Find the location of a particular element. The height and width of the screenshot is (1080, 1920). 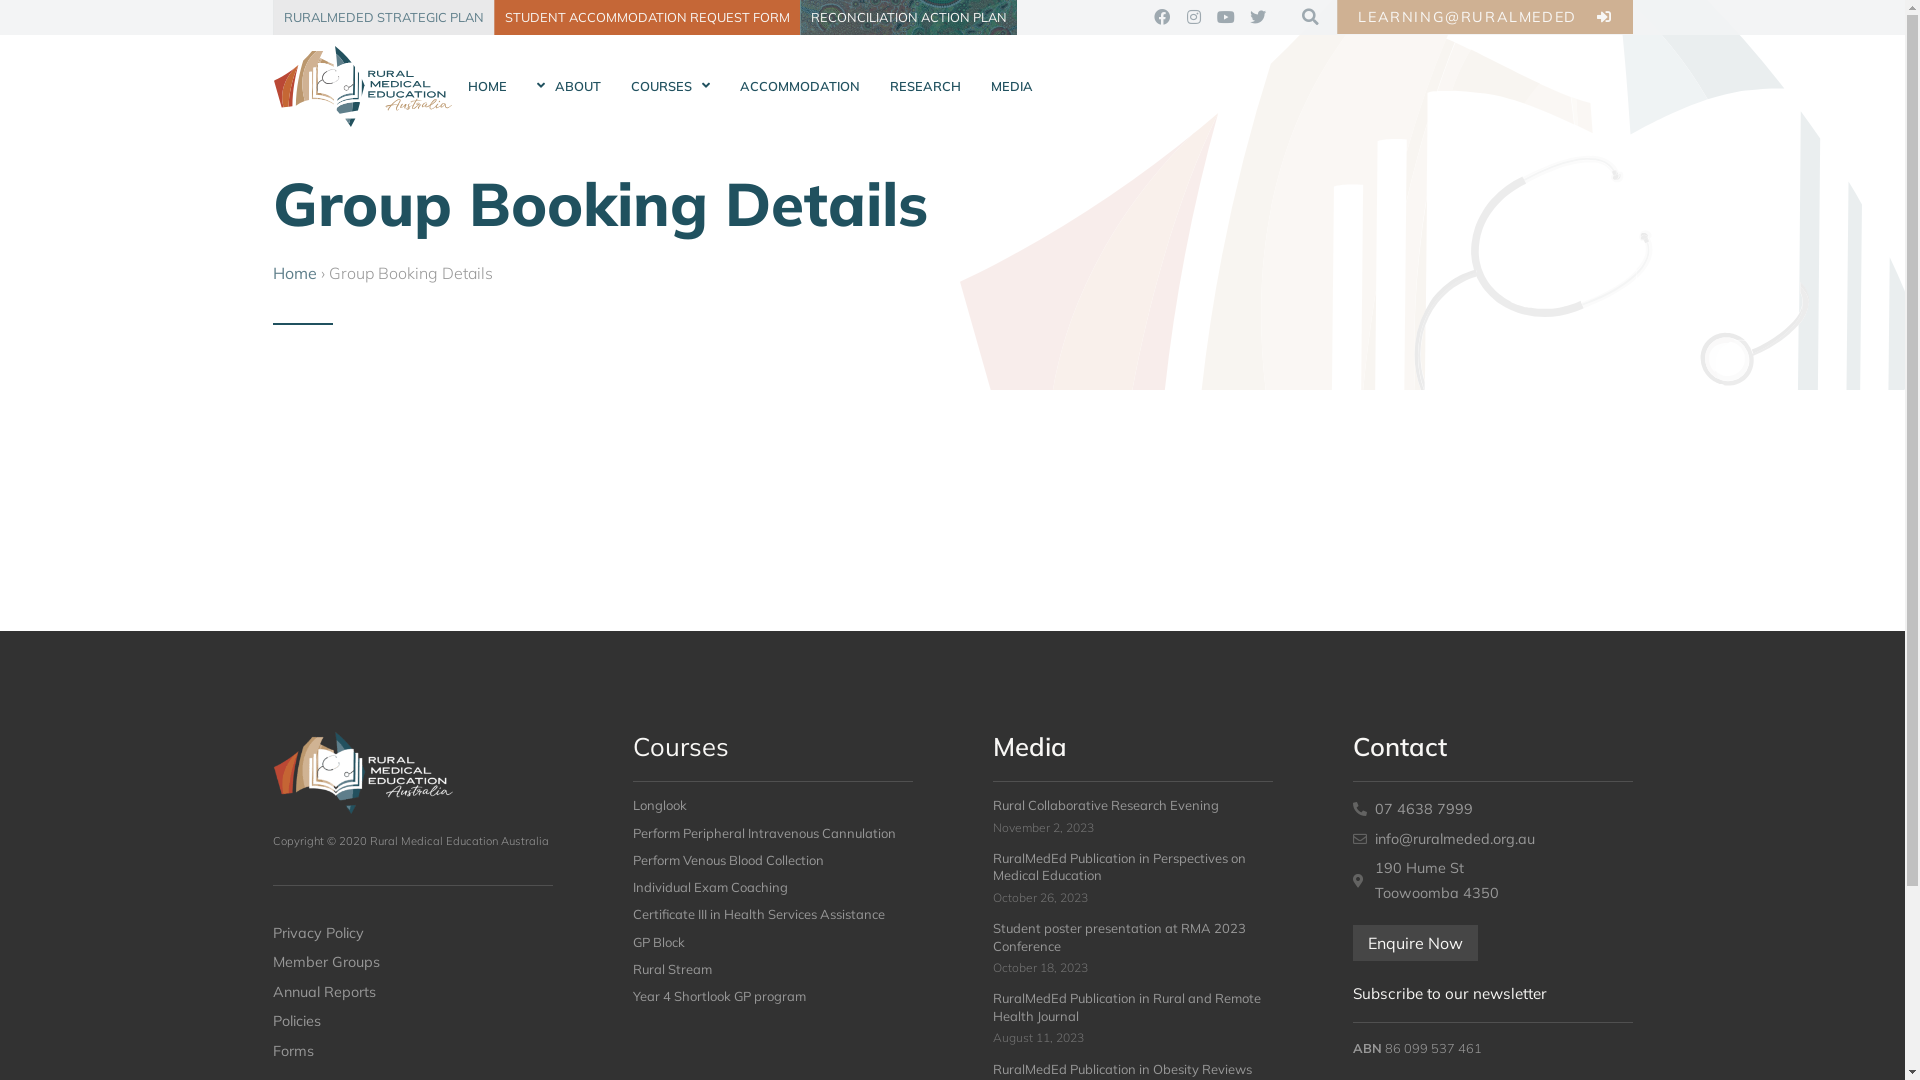

'RURALMEDED STRATEGIC PLAN' is located at coordinates (382, 17).